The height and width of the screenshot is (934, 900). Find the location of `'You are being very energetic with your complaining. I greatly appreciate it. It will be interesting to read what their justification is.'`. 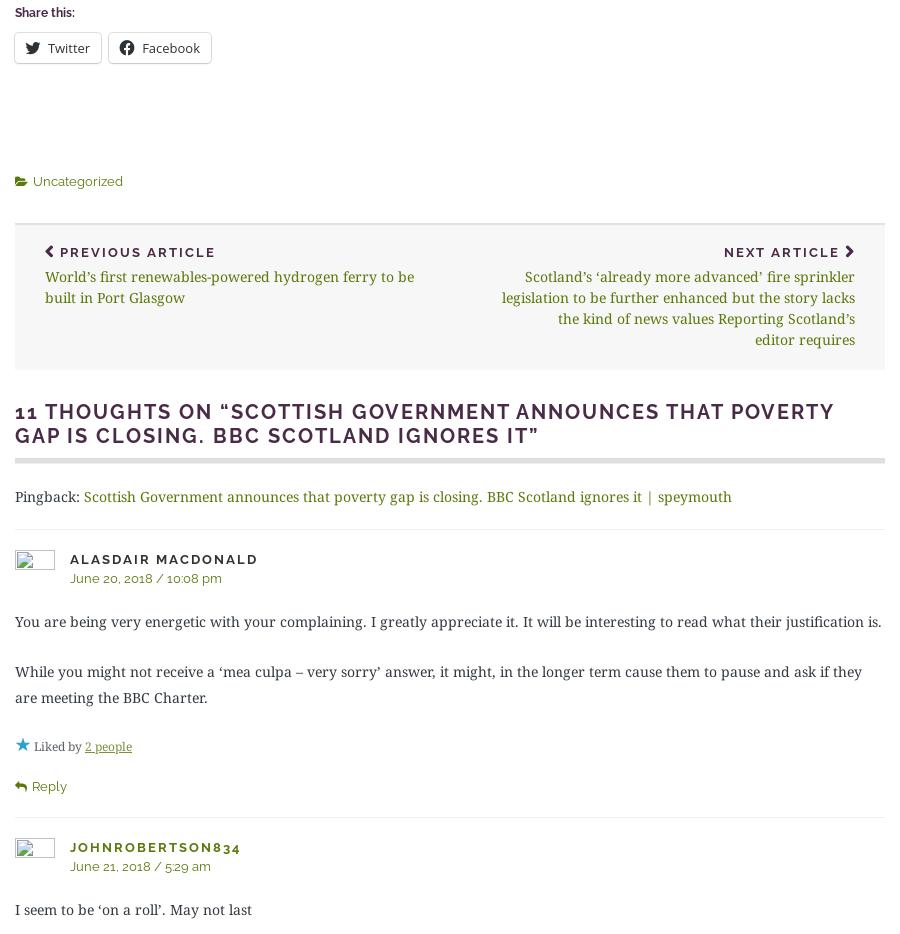

'You are being very energetic with your complaining. I greatly appreciate it. It will be interesting to read what their justification is.' is located at coordinates (448, 620).